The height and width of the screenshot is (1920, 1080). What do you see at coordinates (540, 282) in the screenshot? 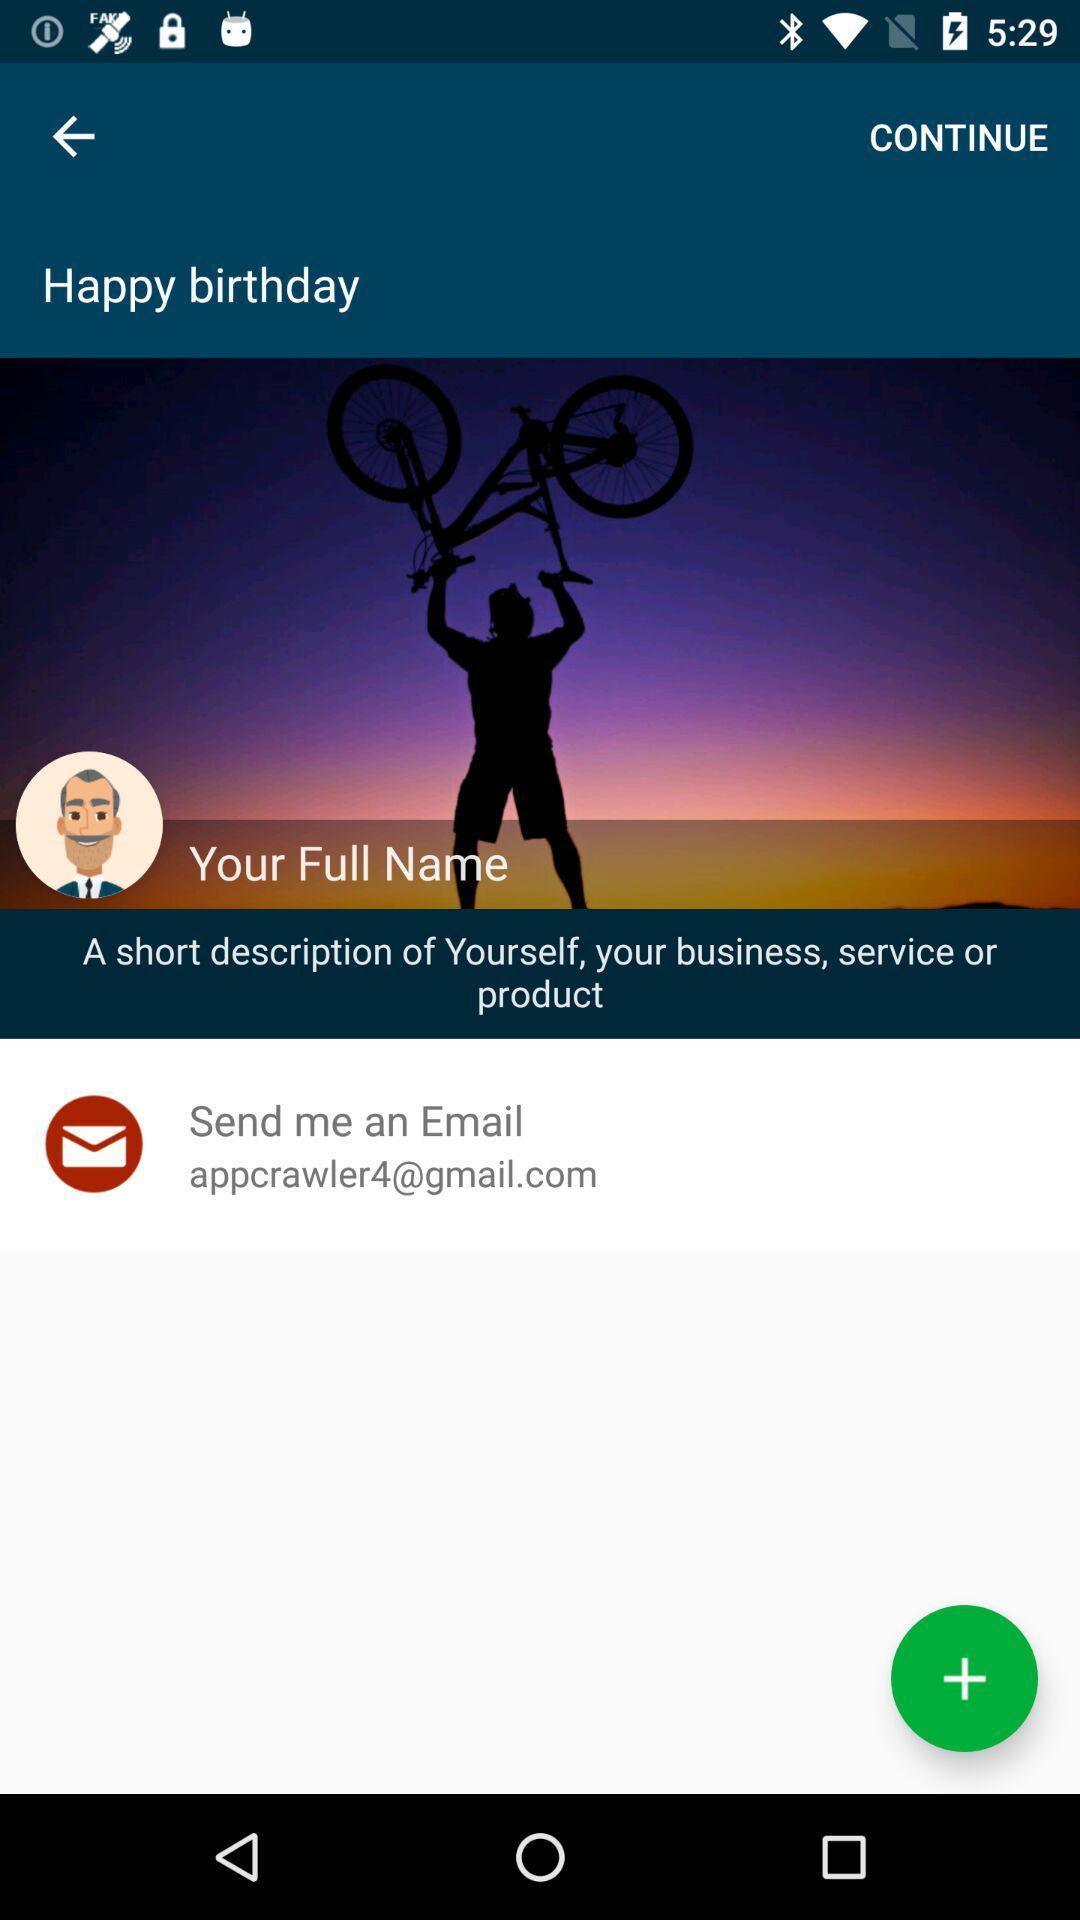
I see `the happy birthday item` at bounding box center [540, 282].